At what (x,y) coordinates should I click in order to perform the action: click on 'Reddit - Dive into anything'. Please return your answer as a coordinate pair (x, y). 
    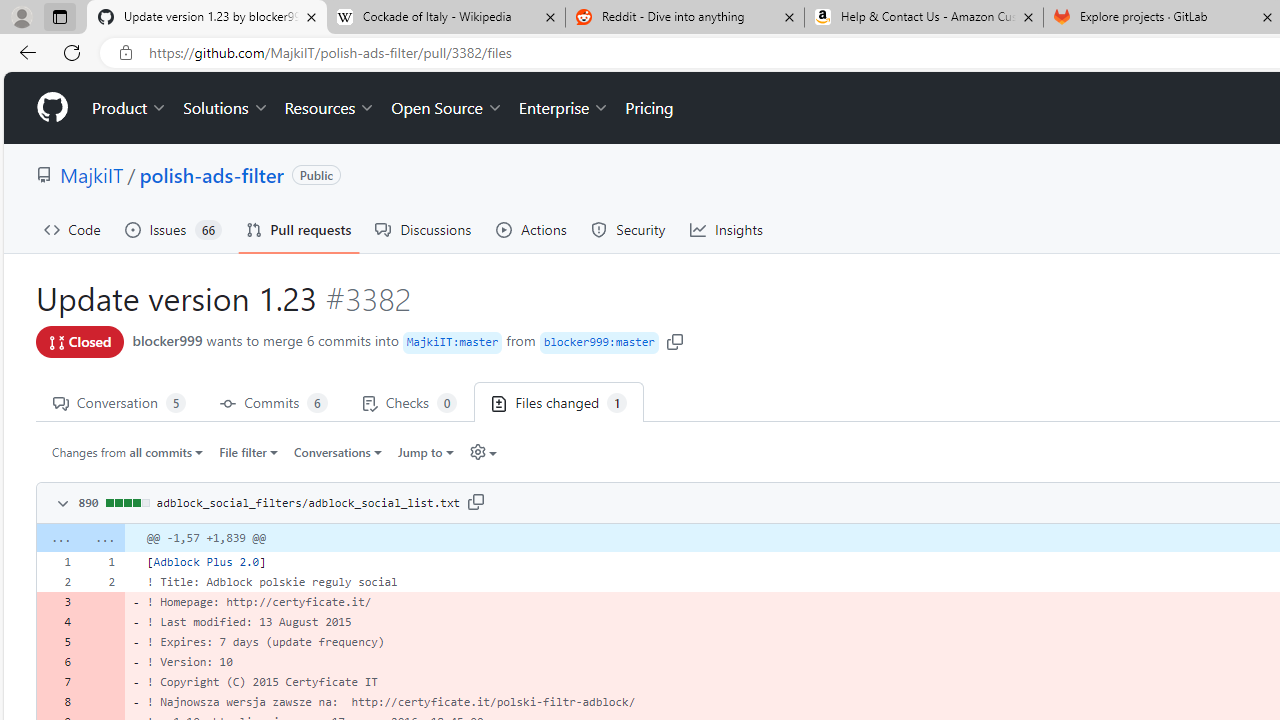
    Looking at the image, I should click on (684, 17).